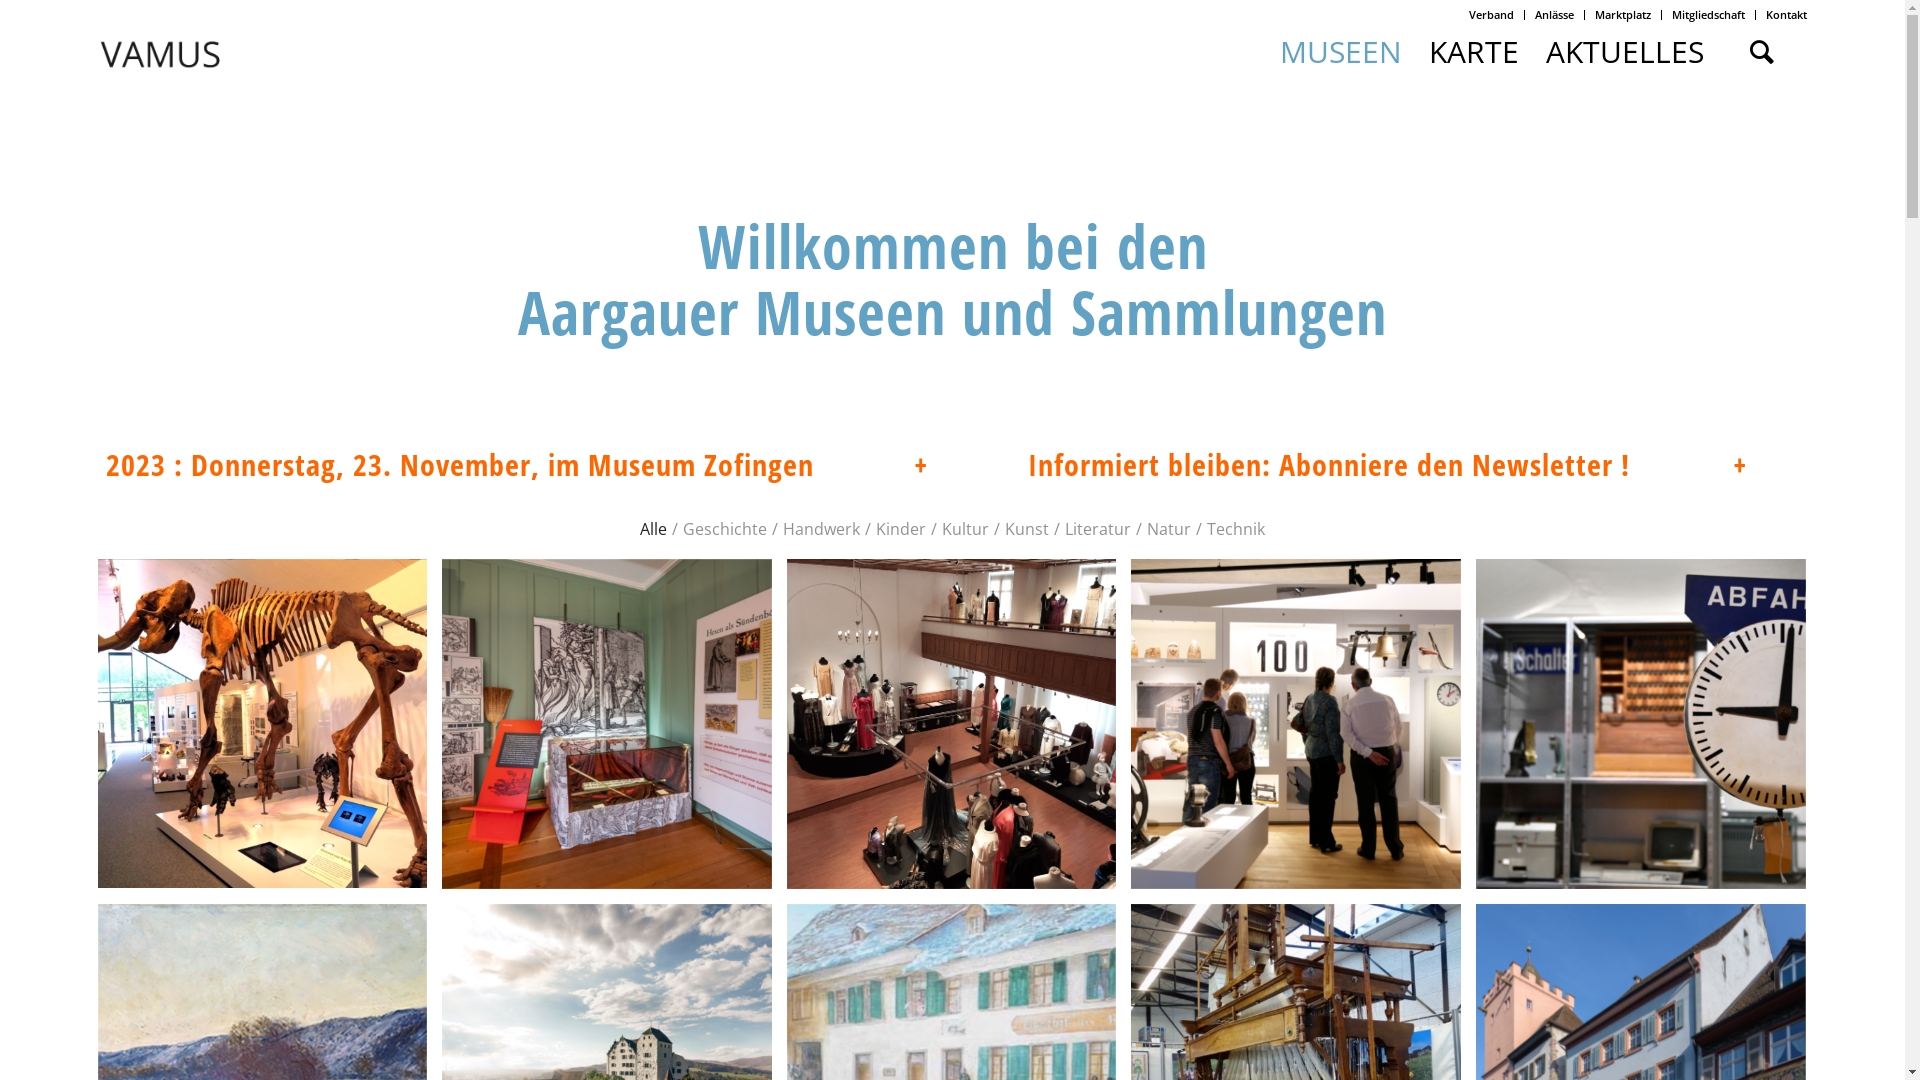 This screenshot has width=1920, height=1080. I want to click on 'Kinder', so click(875, 503).